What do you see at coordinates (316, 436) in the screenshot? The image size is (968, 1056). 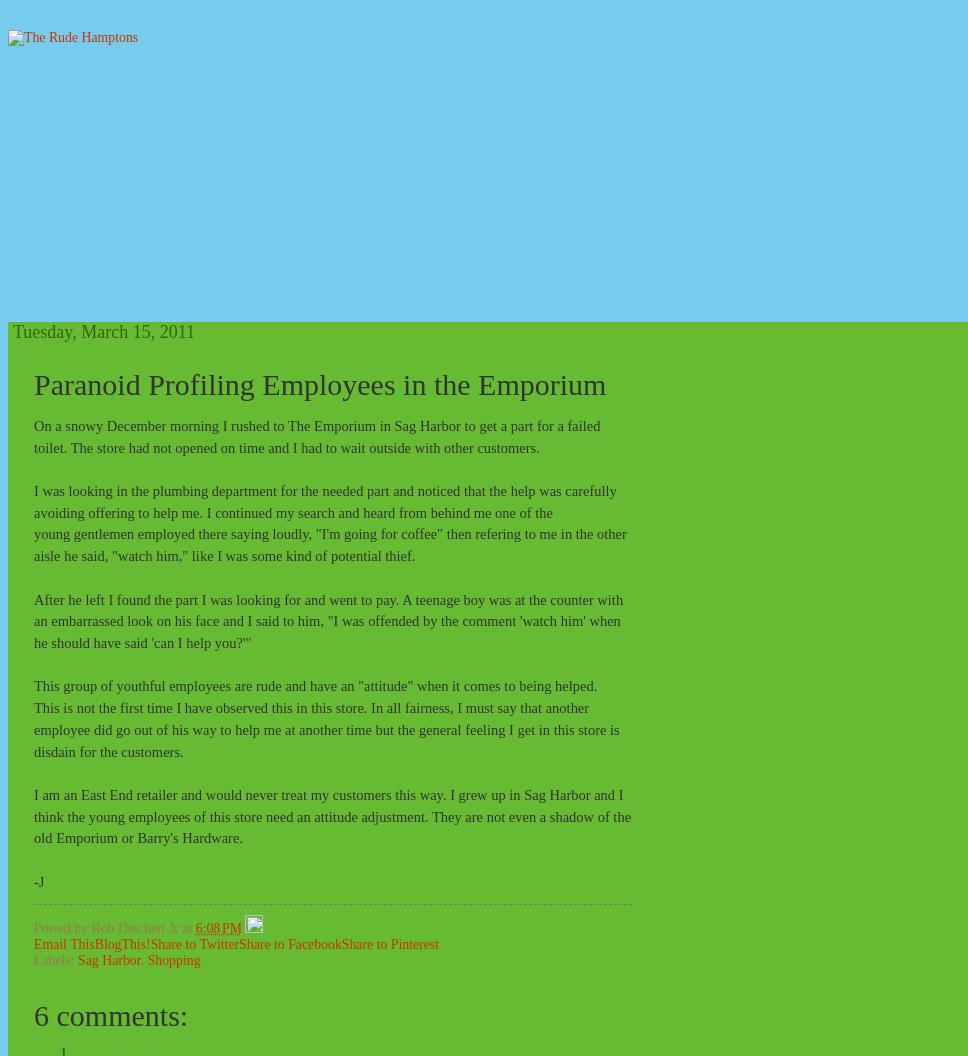 I see `'On a snowy December morning I rushed to The Emporium in Sag Harbor to get a part for a failed toilet. The store had not opened on time and I had to wait outside with other customers.'` at bounding box center [316, 436].